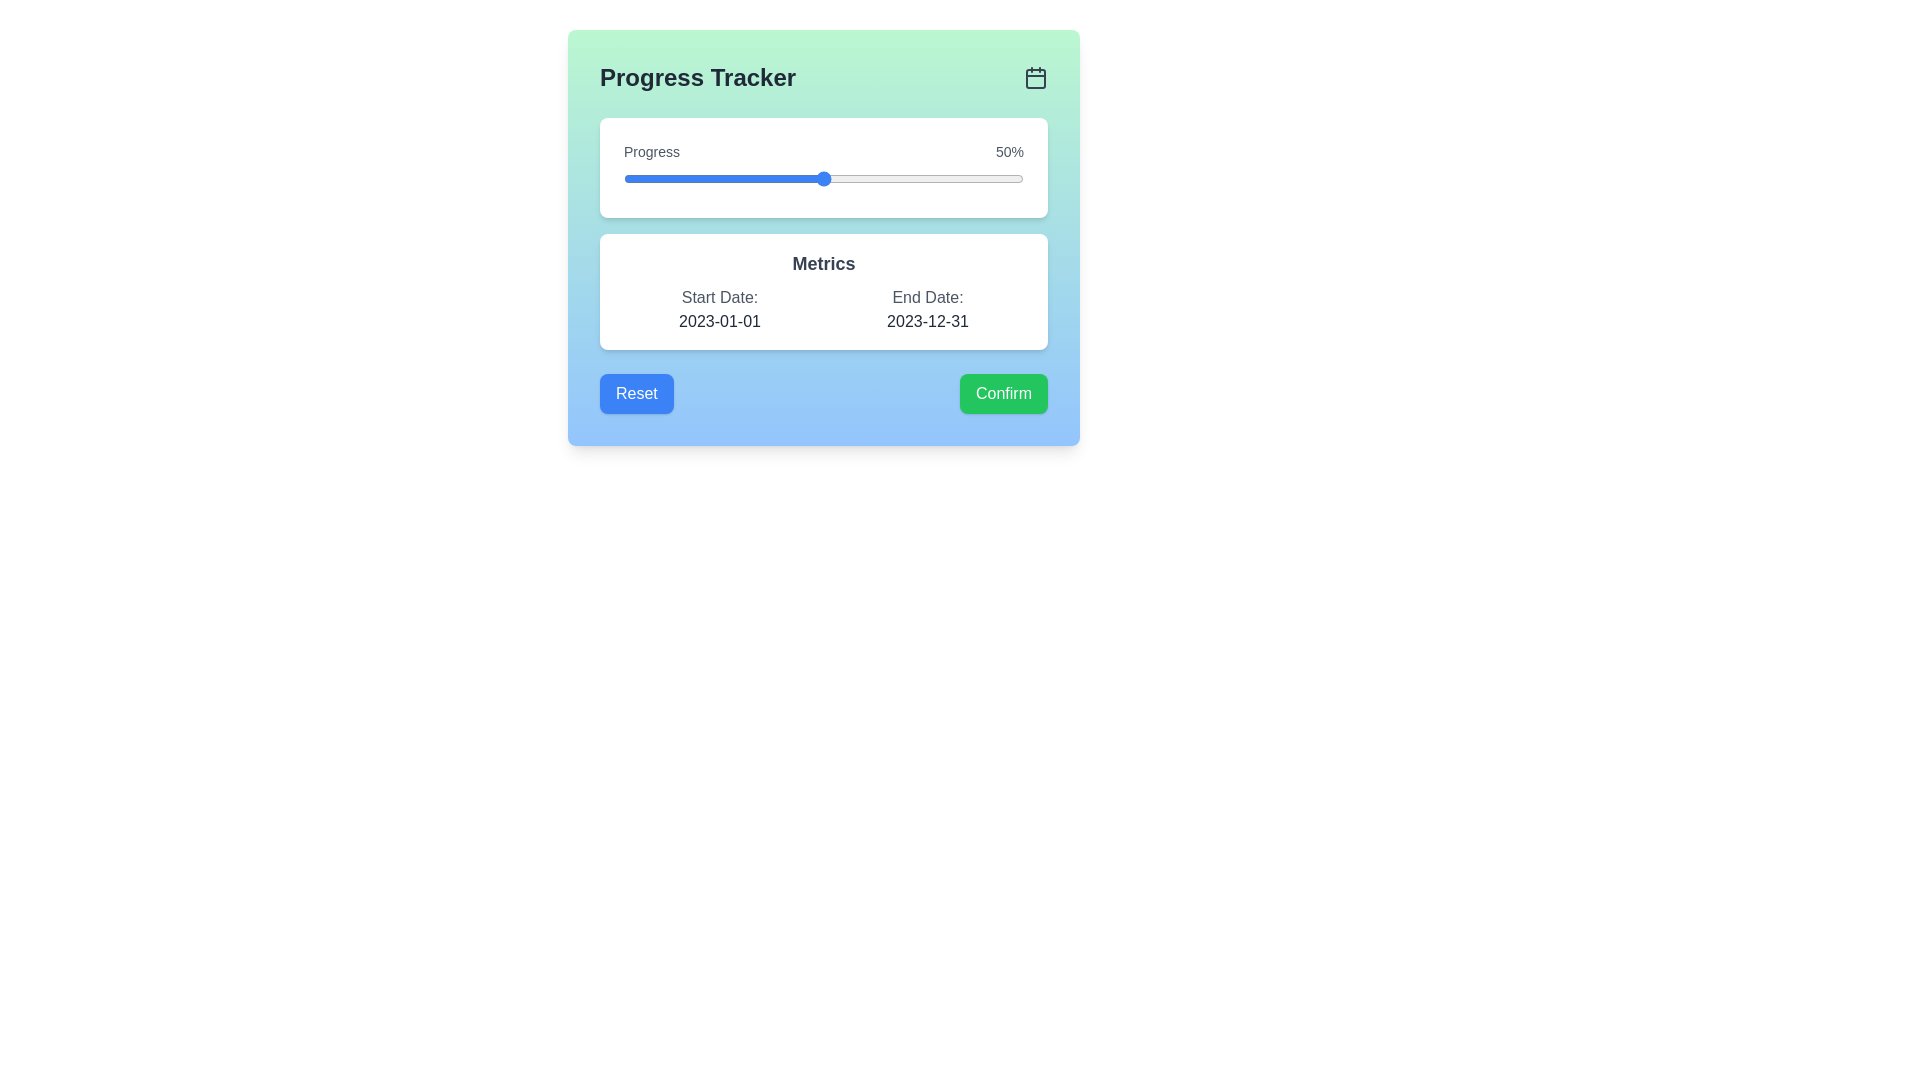  What do you see at coordinates (711, 177) in the screenshot?
I see `the slider value` at bounding box center [711, 177].